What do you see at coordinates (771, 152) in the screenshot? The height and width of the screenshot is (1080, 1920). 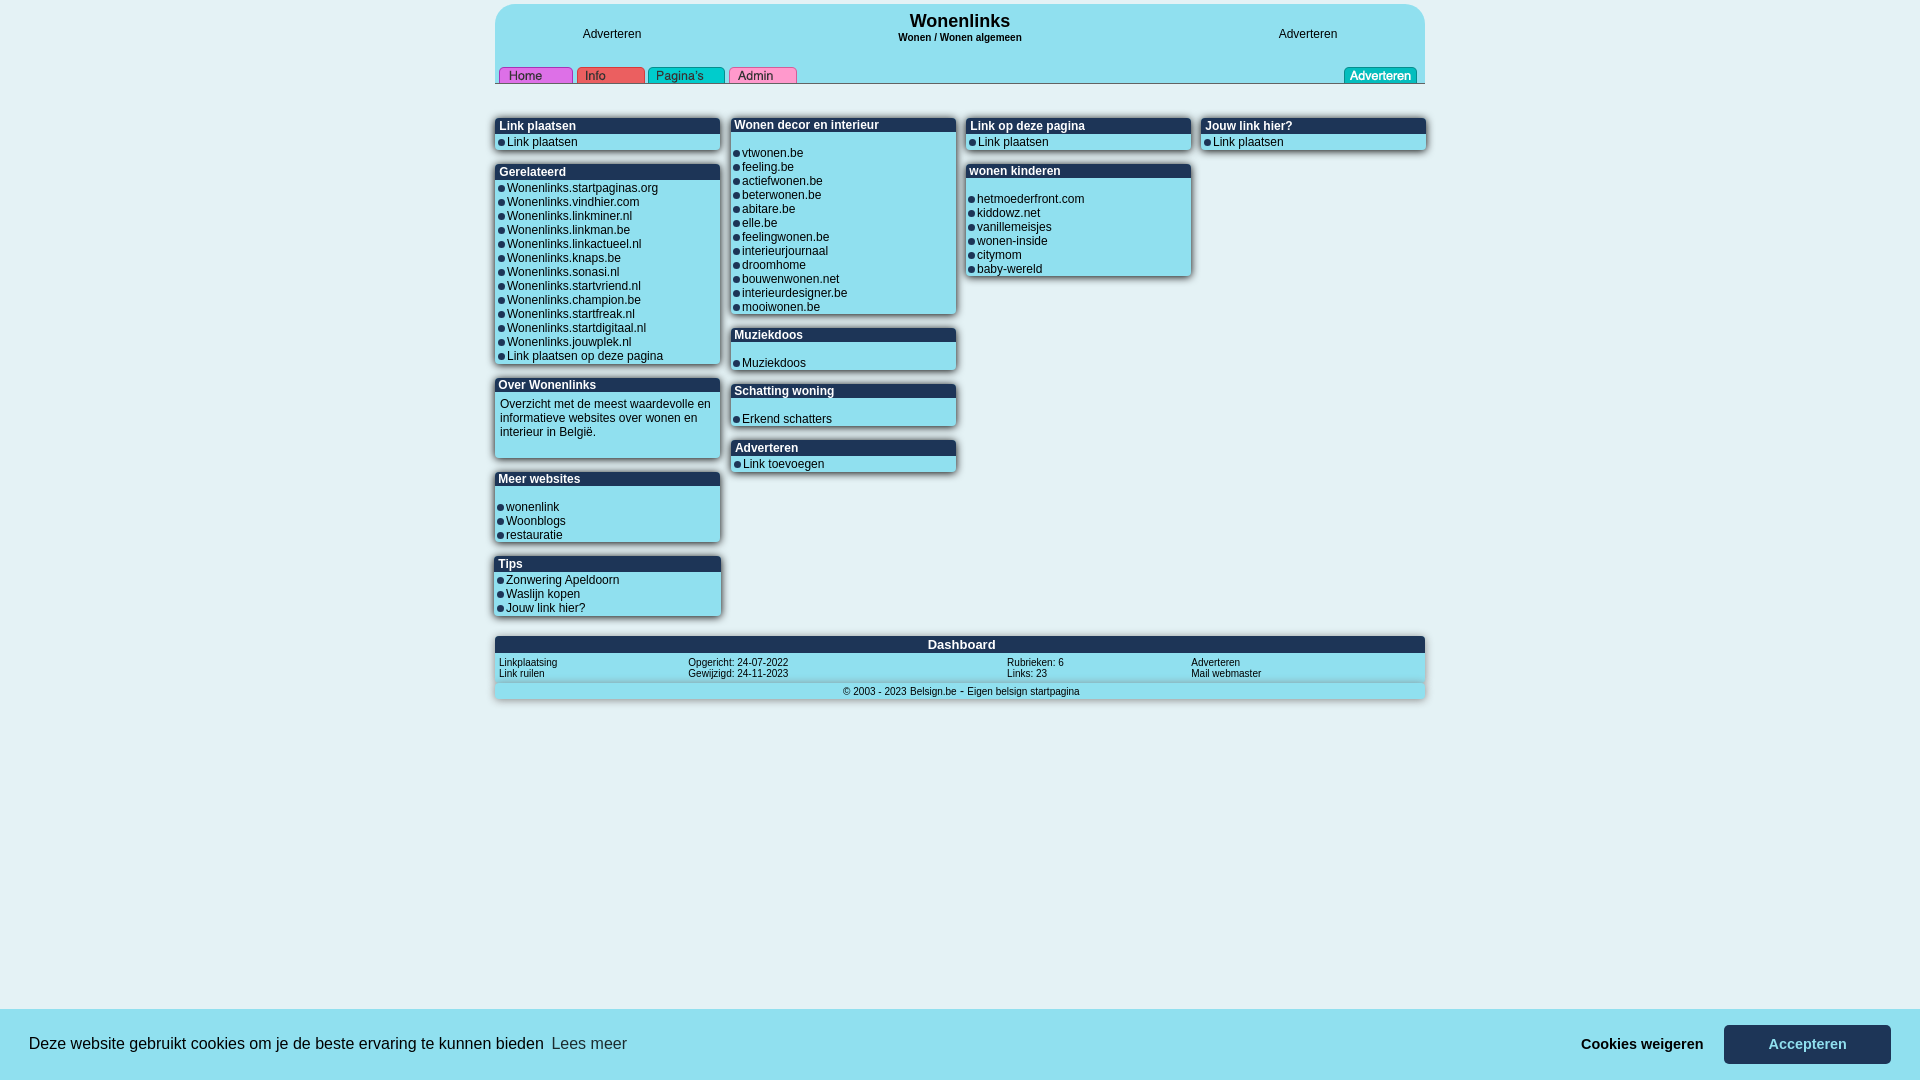 I see `'vtwonen.be'` at bounding box center [771, 152].